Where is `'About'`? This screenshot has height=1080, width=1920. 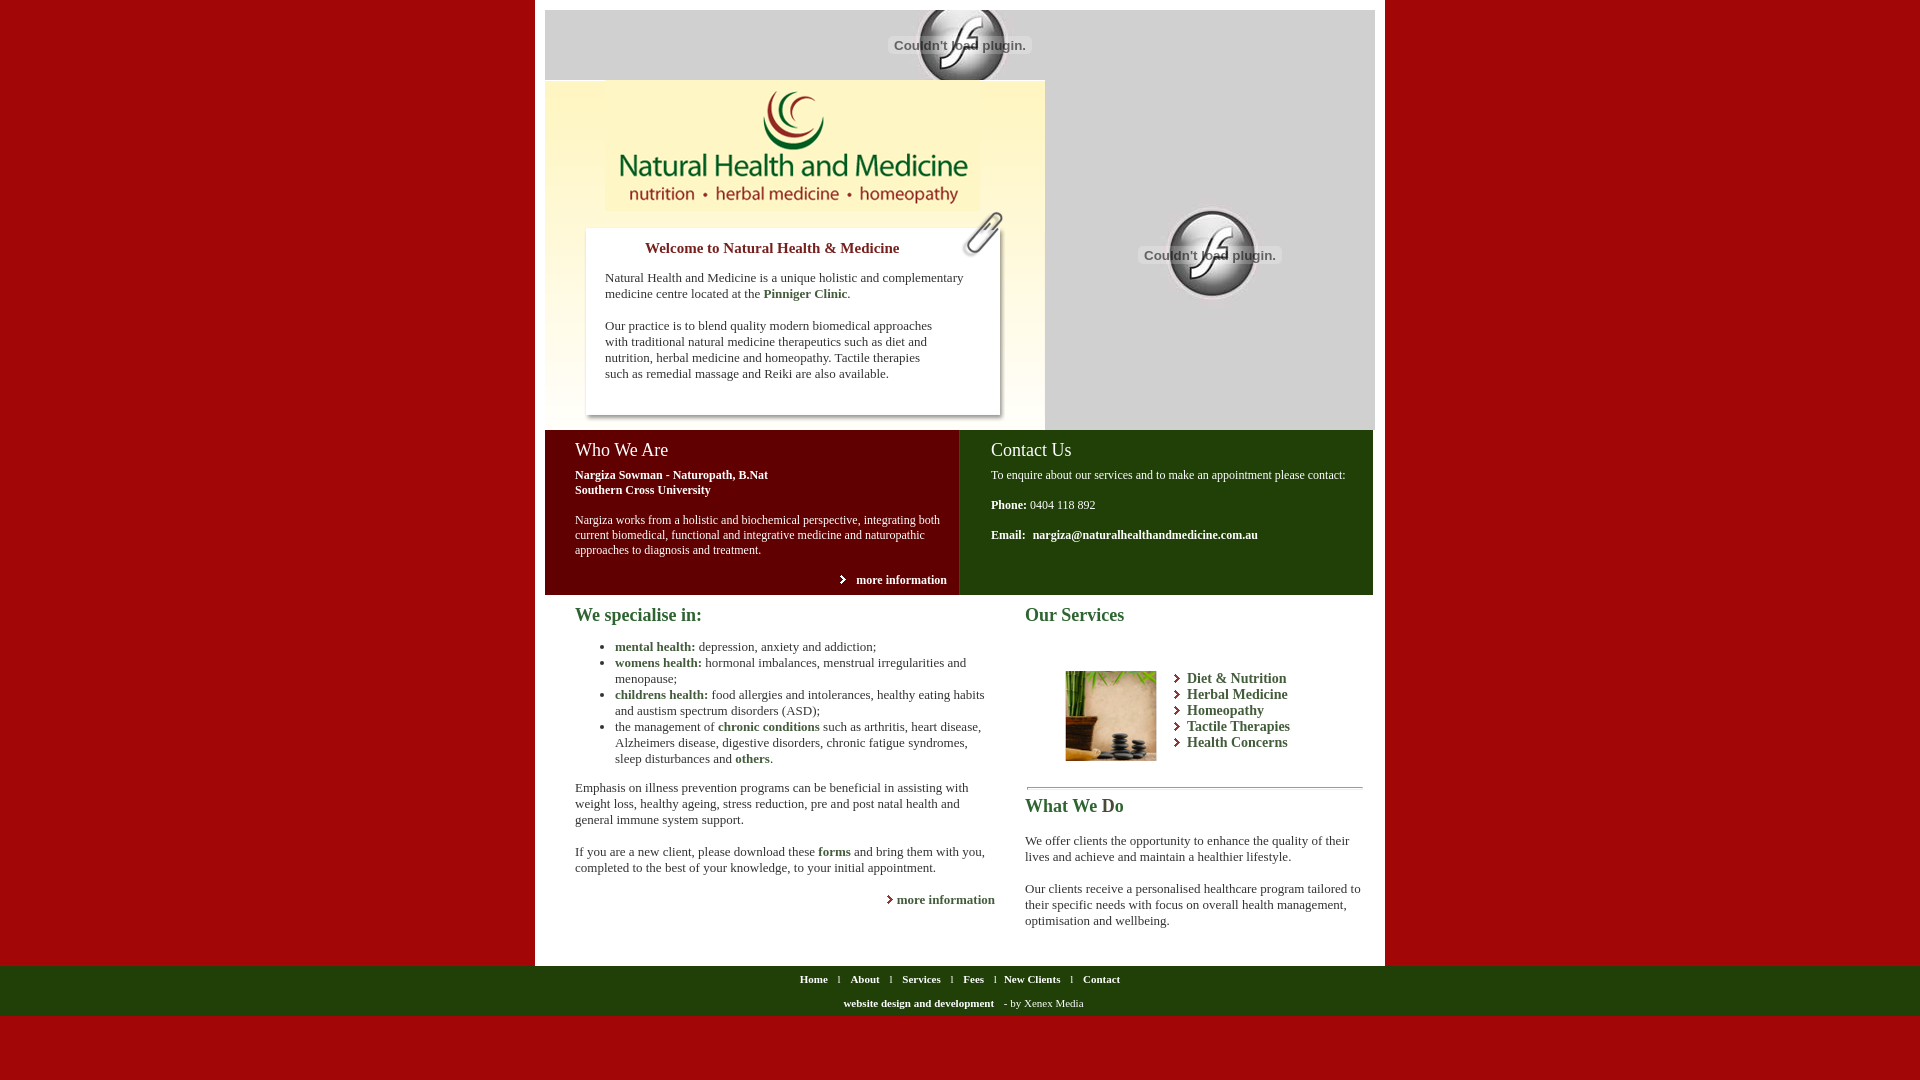 'About' is located at coordinates (865, 978).